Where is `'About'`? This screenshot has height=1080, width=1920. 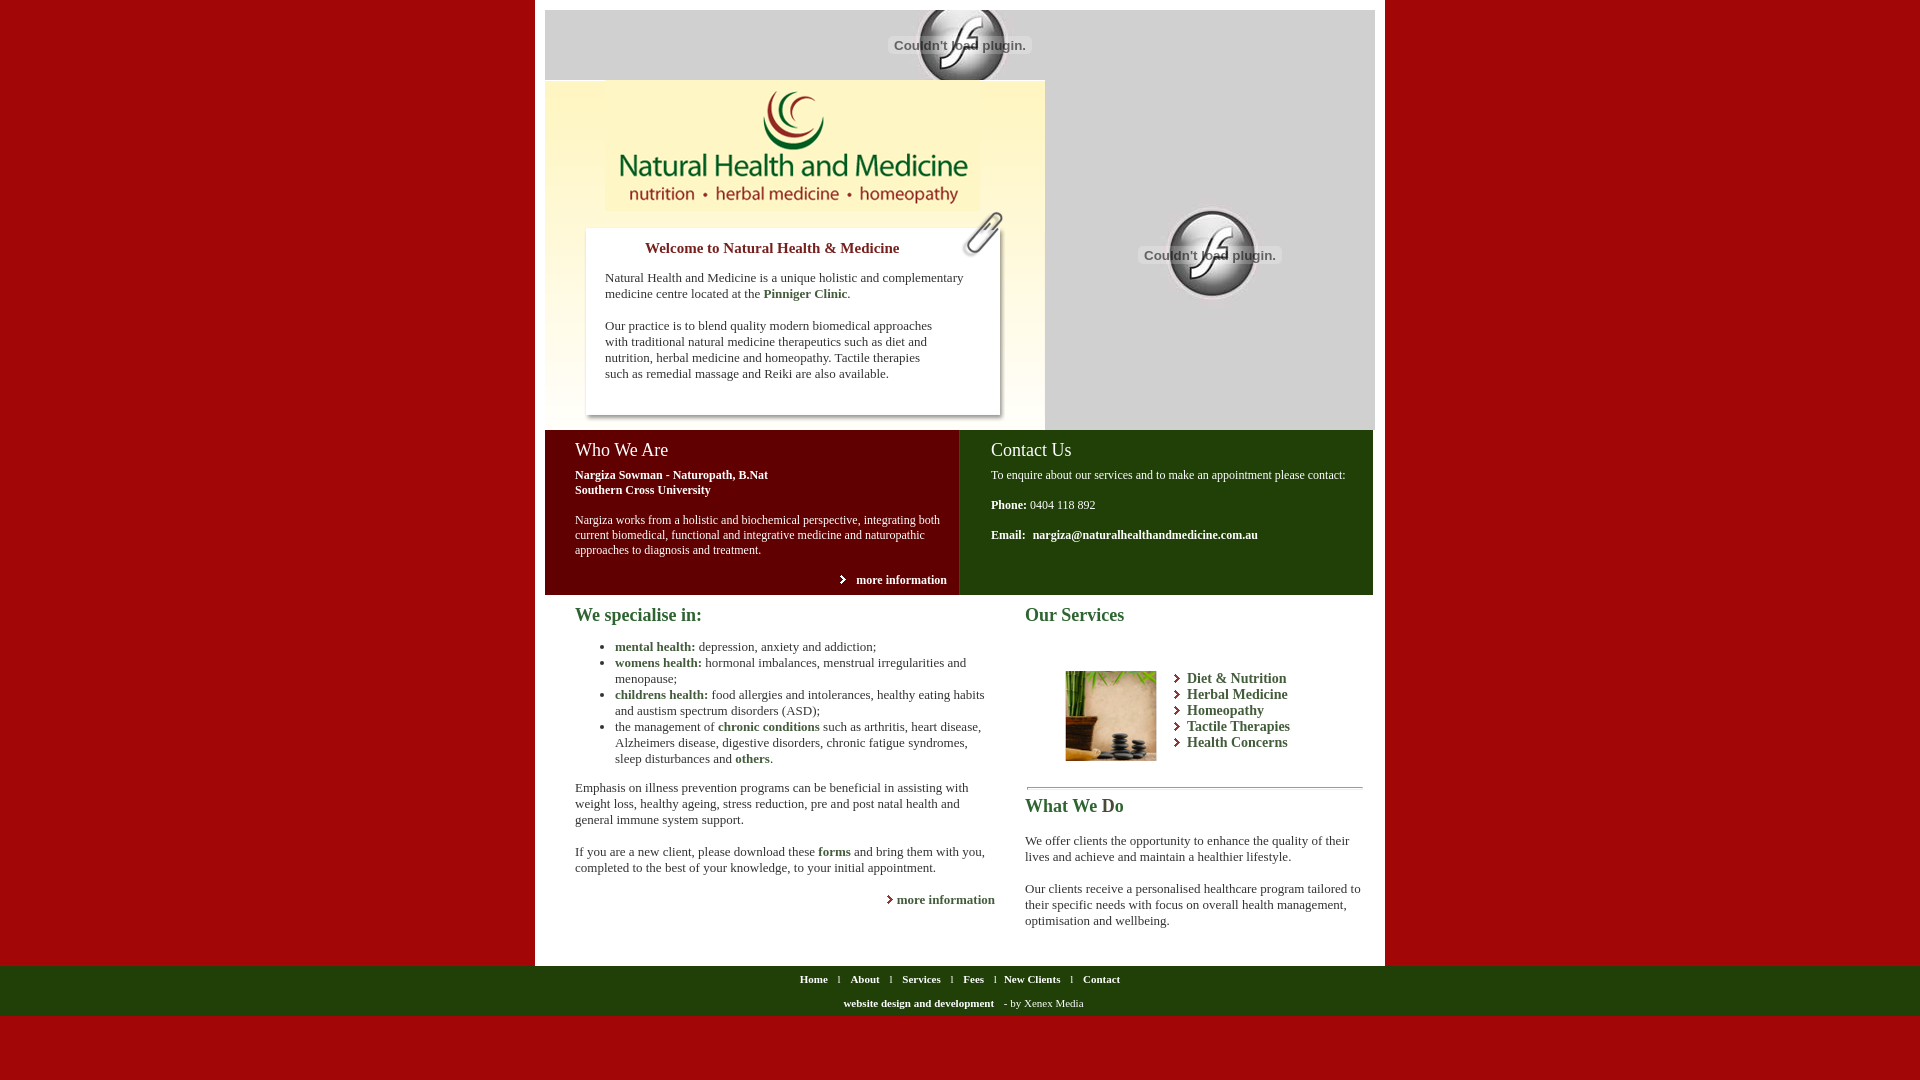 'About' is located at coordinates (865, 978).